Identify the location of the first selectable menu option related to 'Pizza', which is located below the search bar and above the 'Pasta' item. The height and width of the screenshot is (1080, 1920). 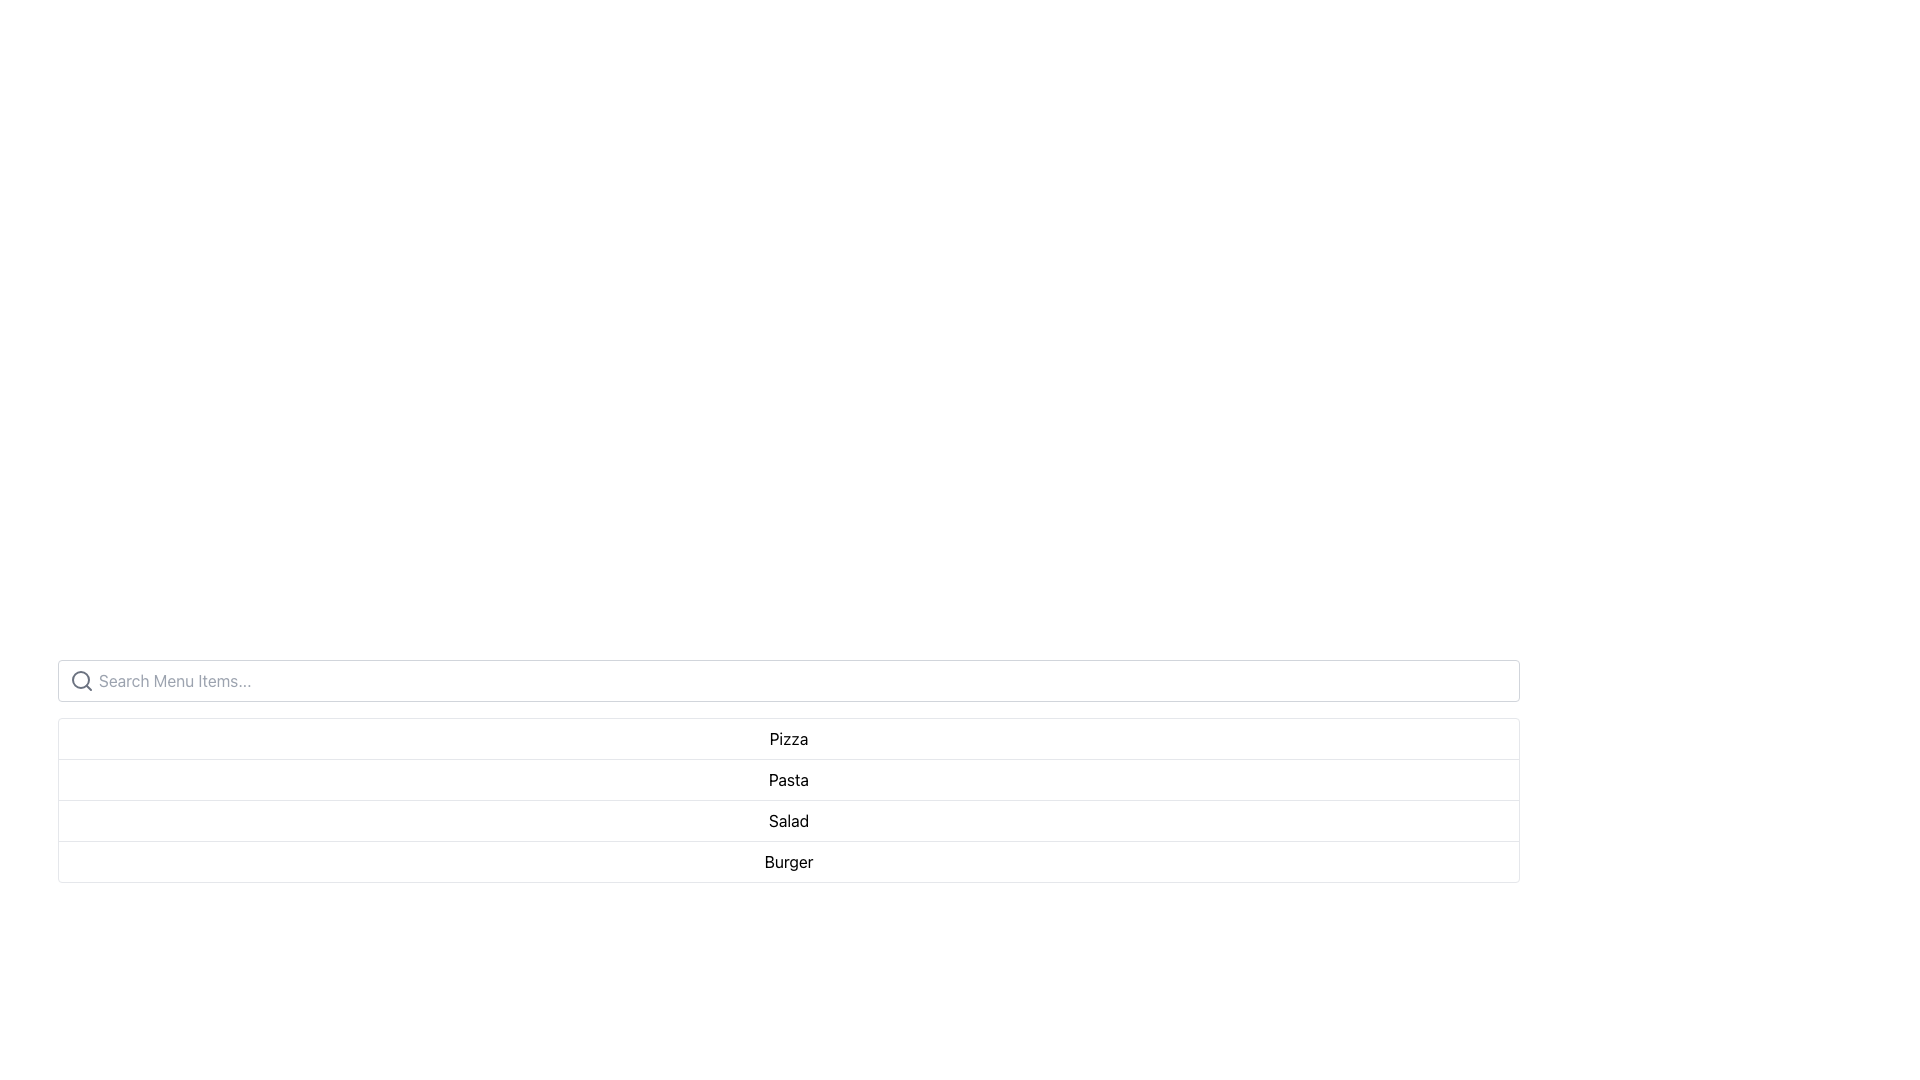
(787, 739).